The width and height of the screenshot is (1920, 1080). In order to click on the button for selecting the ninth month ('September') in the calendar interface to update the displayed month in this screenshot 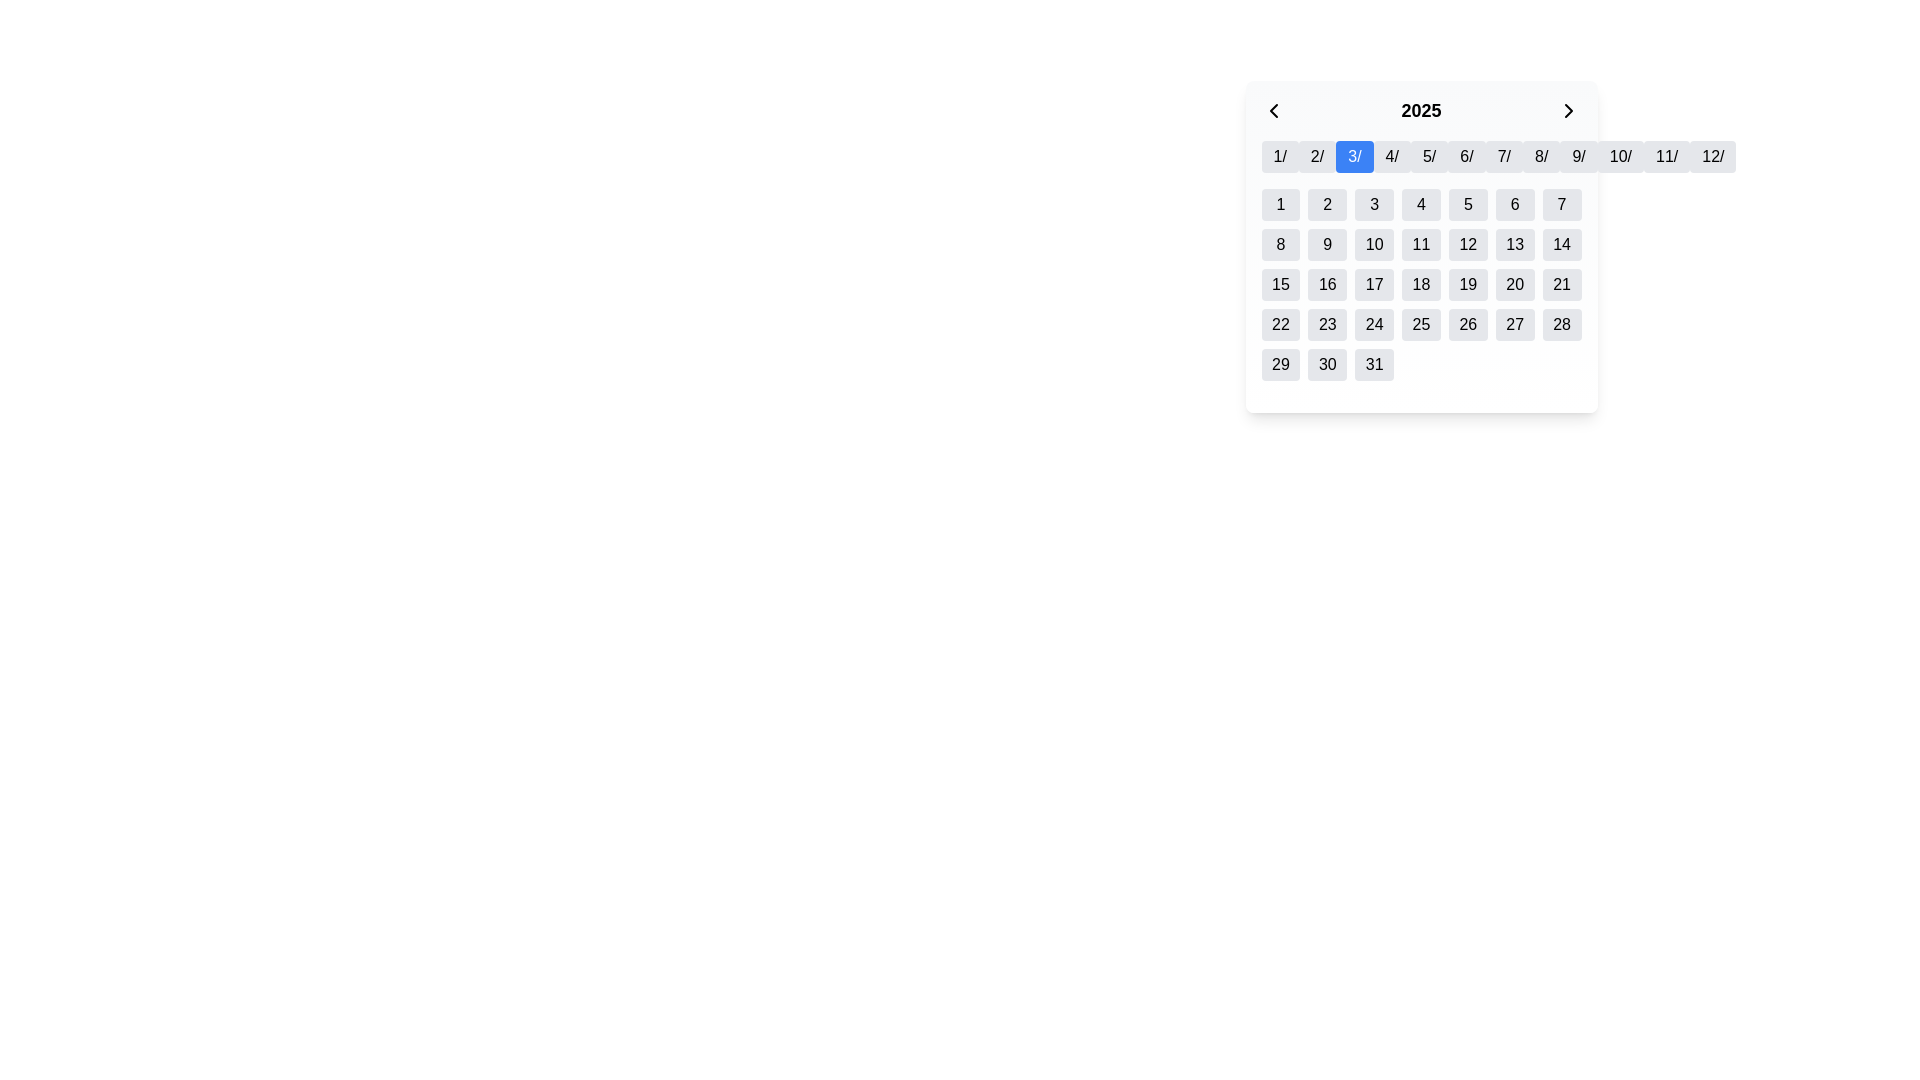, I will do `click(1578, 156)`.